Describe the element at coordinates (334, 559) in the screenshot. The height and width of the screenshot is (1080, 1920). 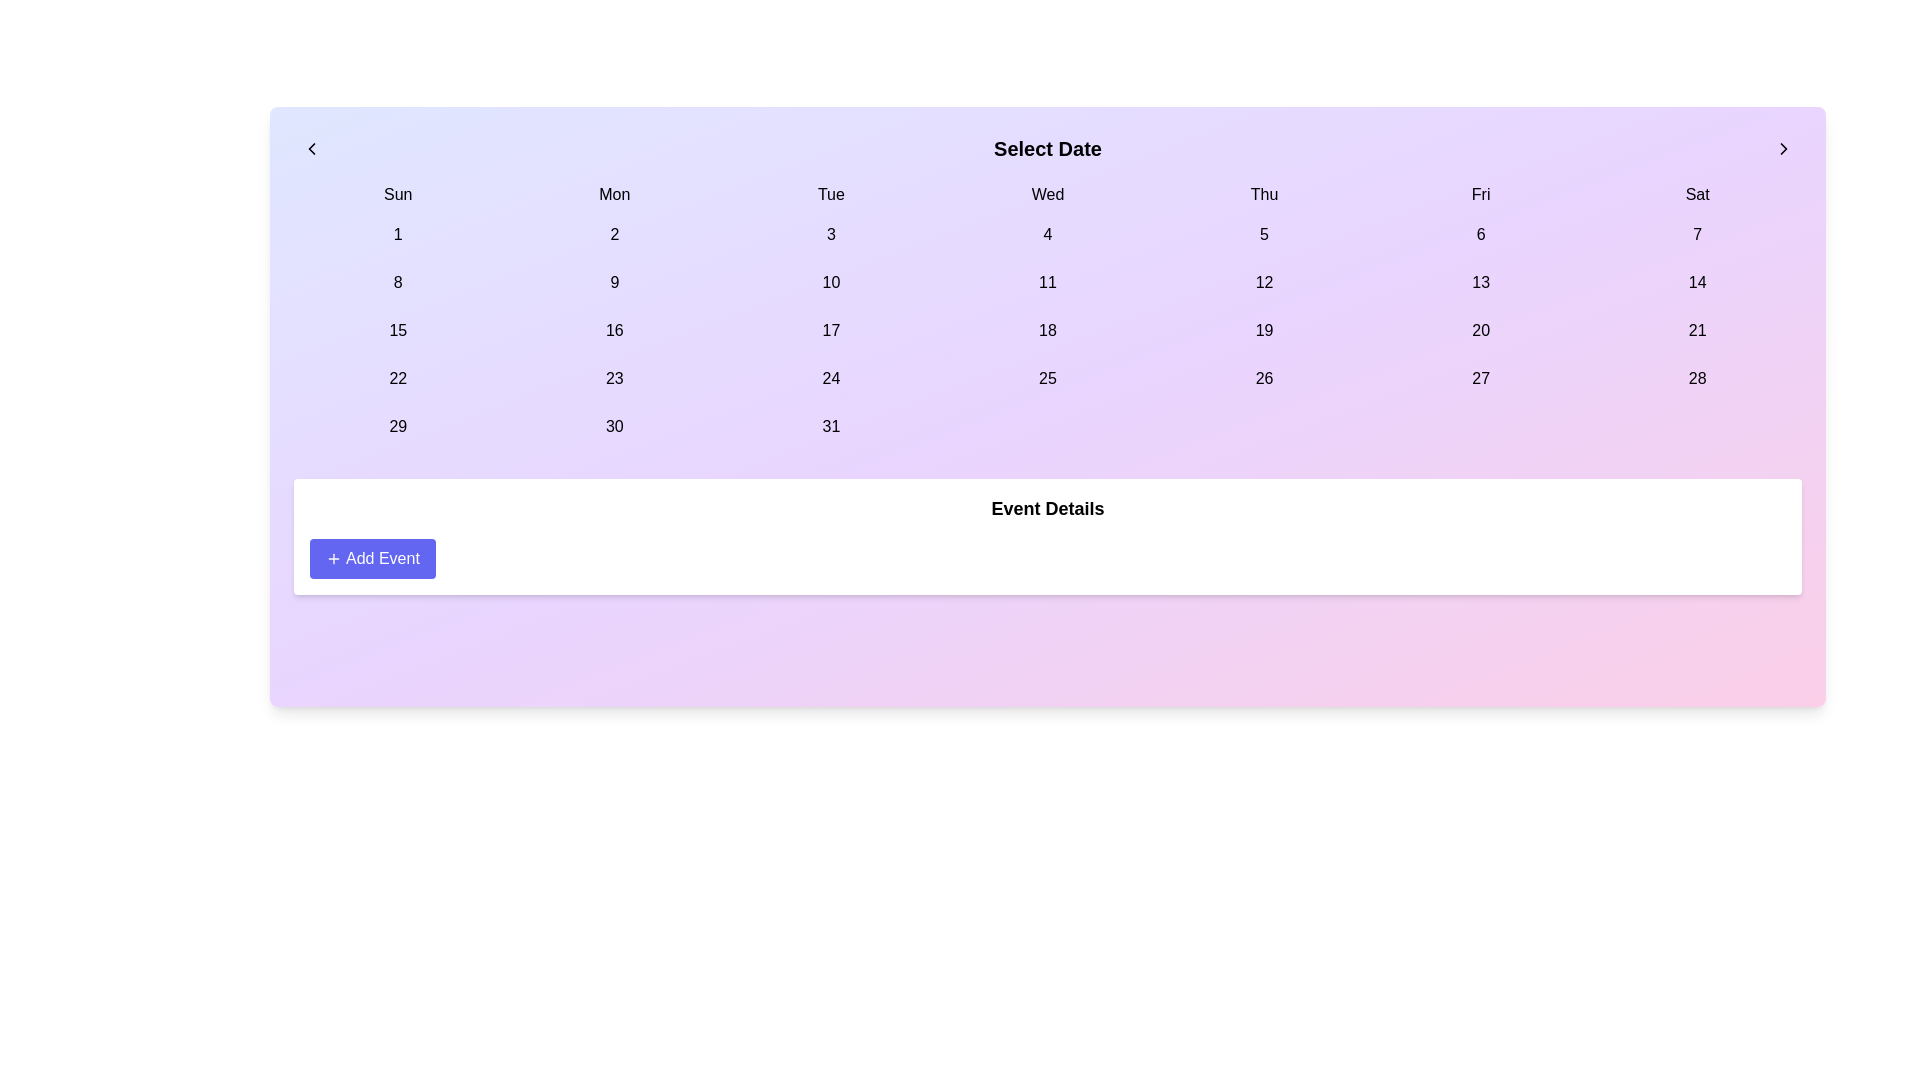
I see `the small circular '+' icon located on the left side of the 'Add Event' button, which is styled to match the blue background of the button` at that location.